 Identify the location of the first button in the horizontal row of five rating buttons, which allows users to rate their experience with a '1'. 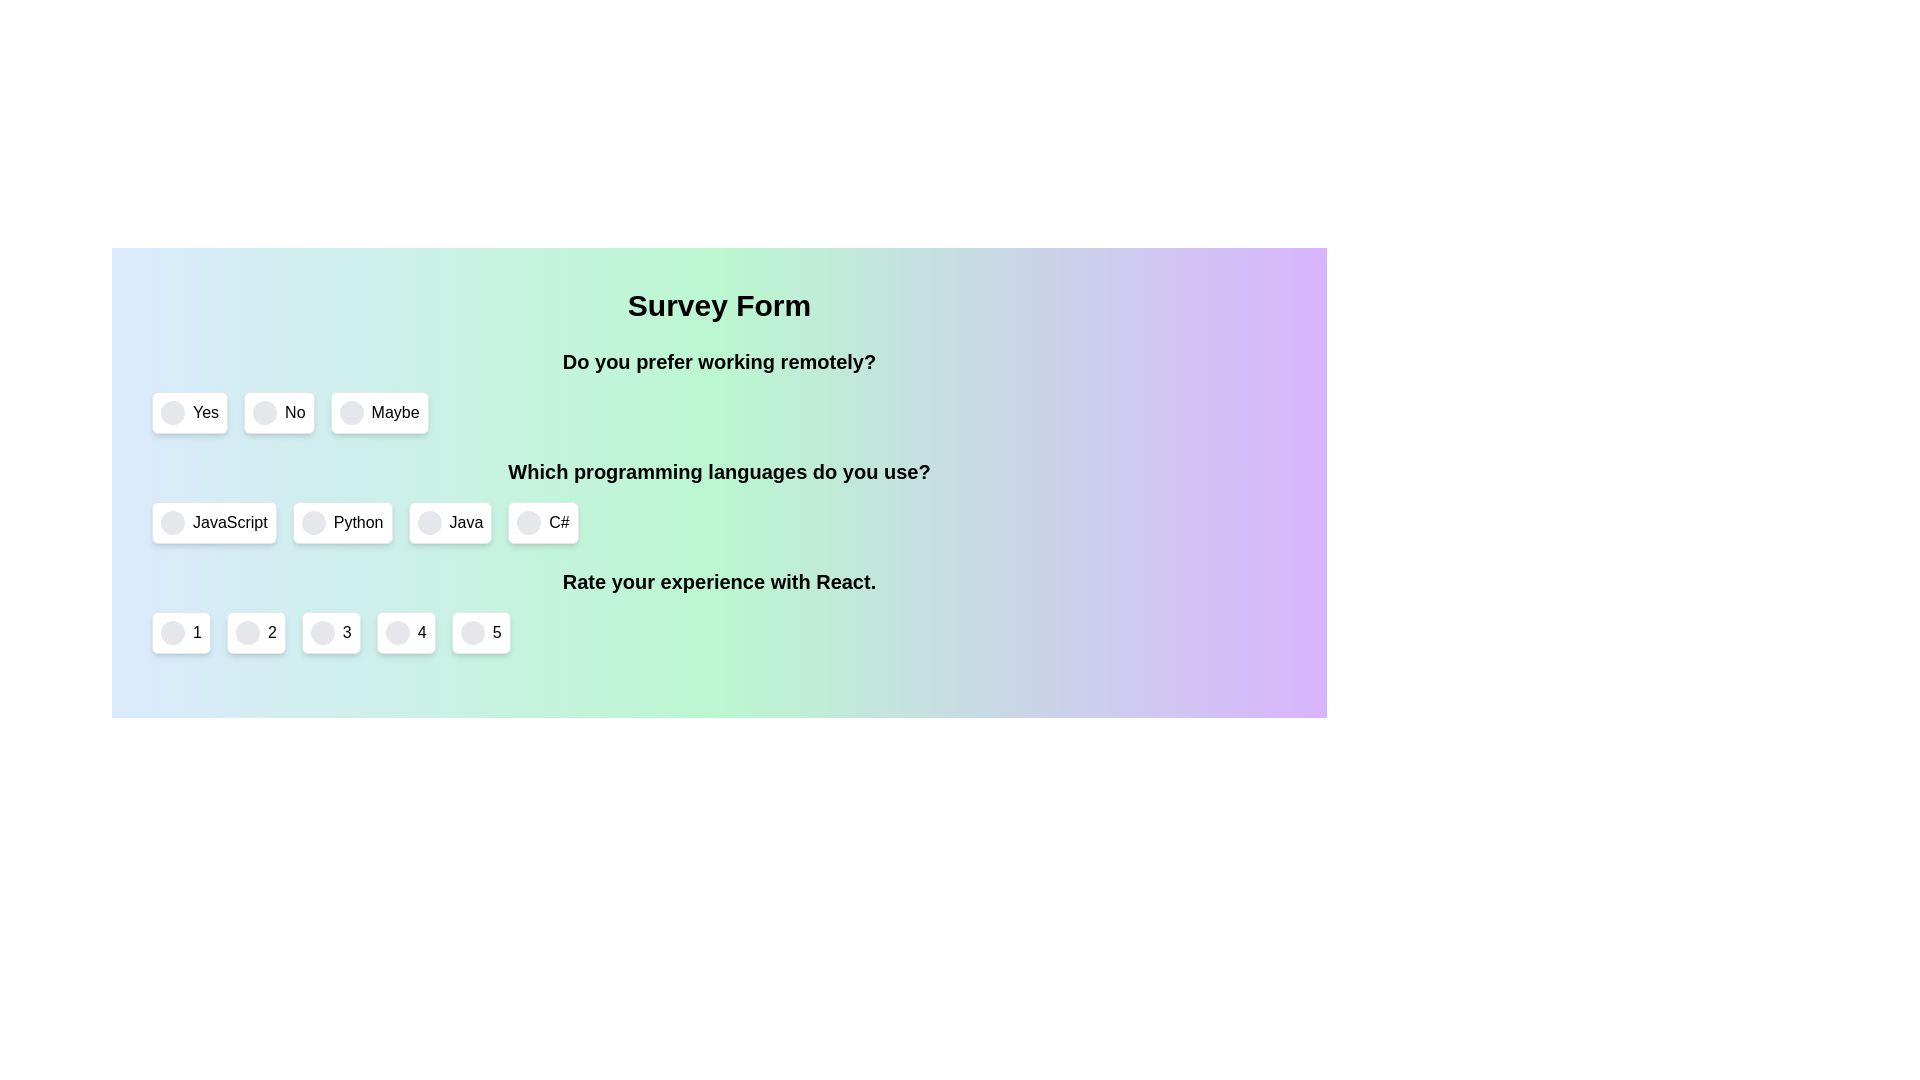
(181, 632).